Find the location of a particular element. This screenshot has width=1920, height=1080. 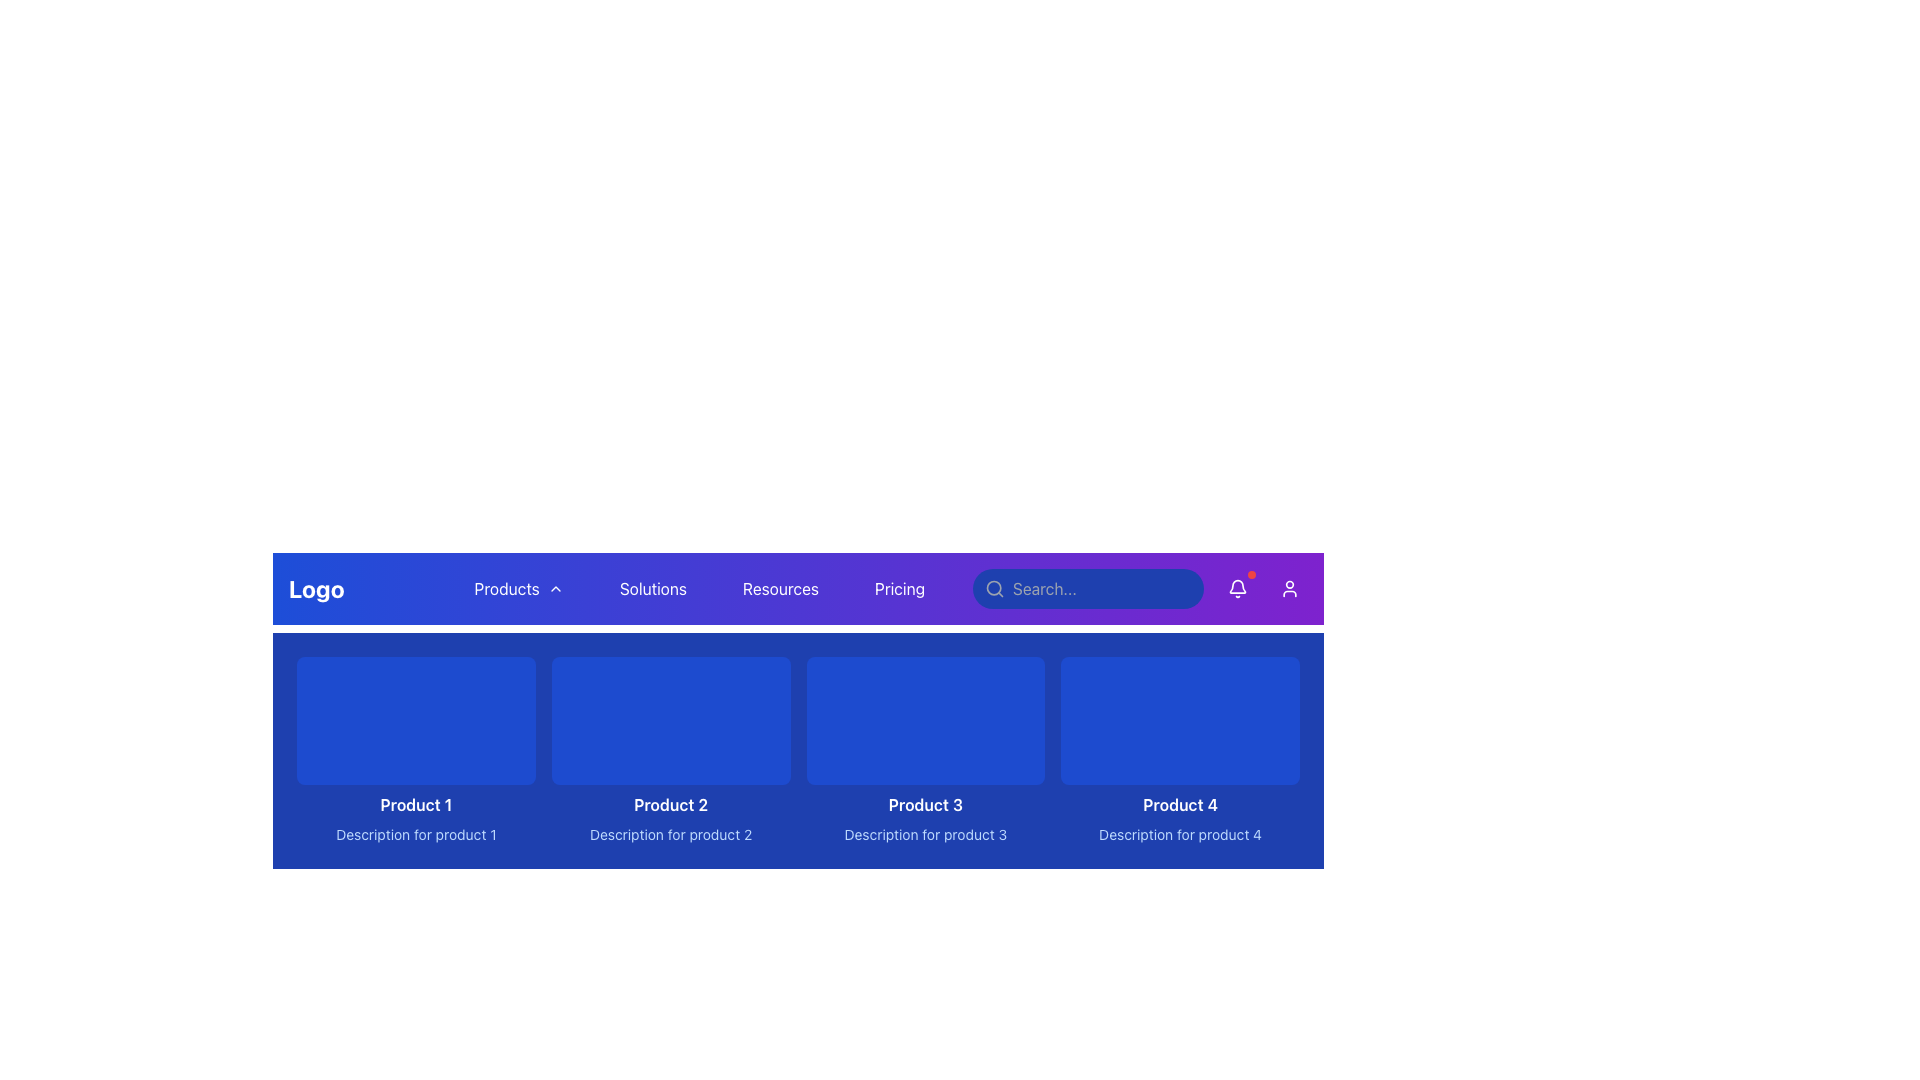

the animated blue rectangular graphical box with rounded corners located in the fourth product card under 'Product 4' is located at coordinates (1180, 721).